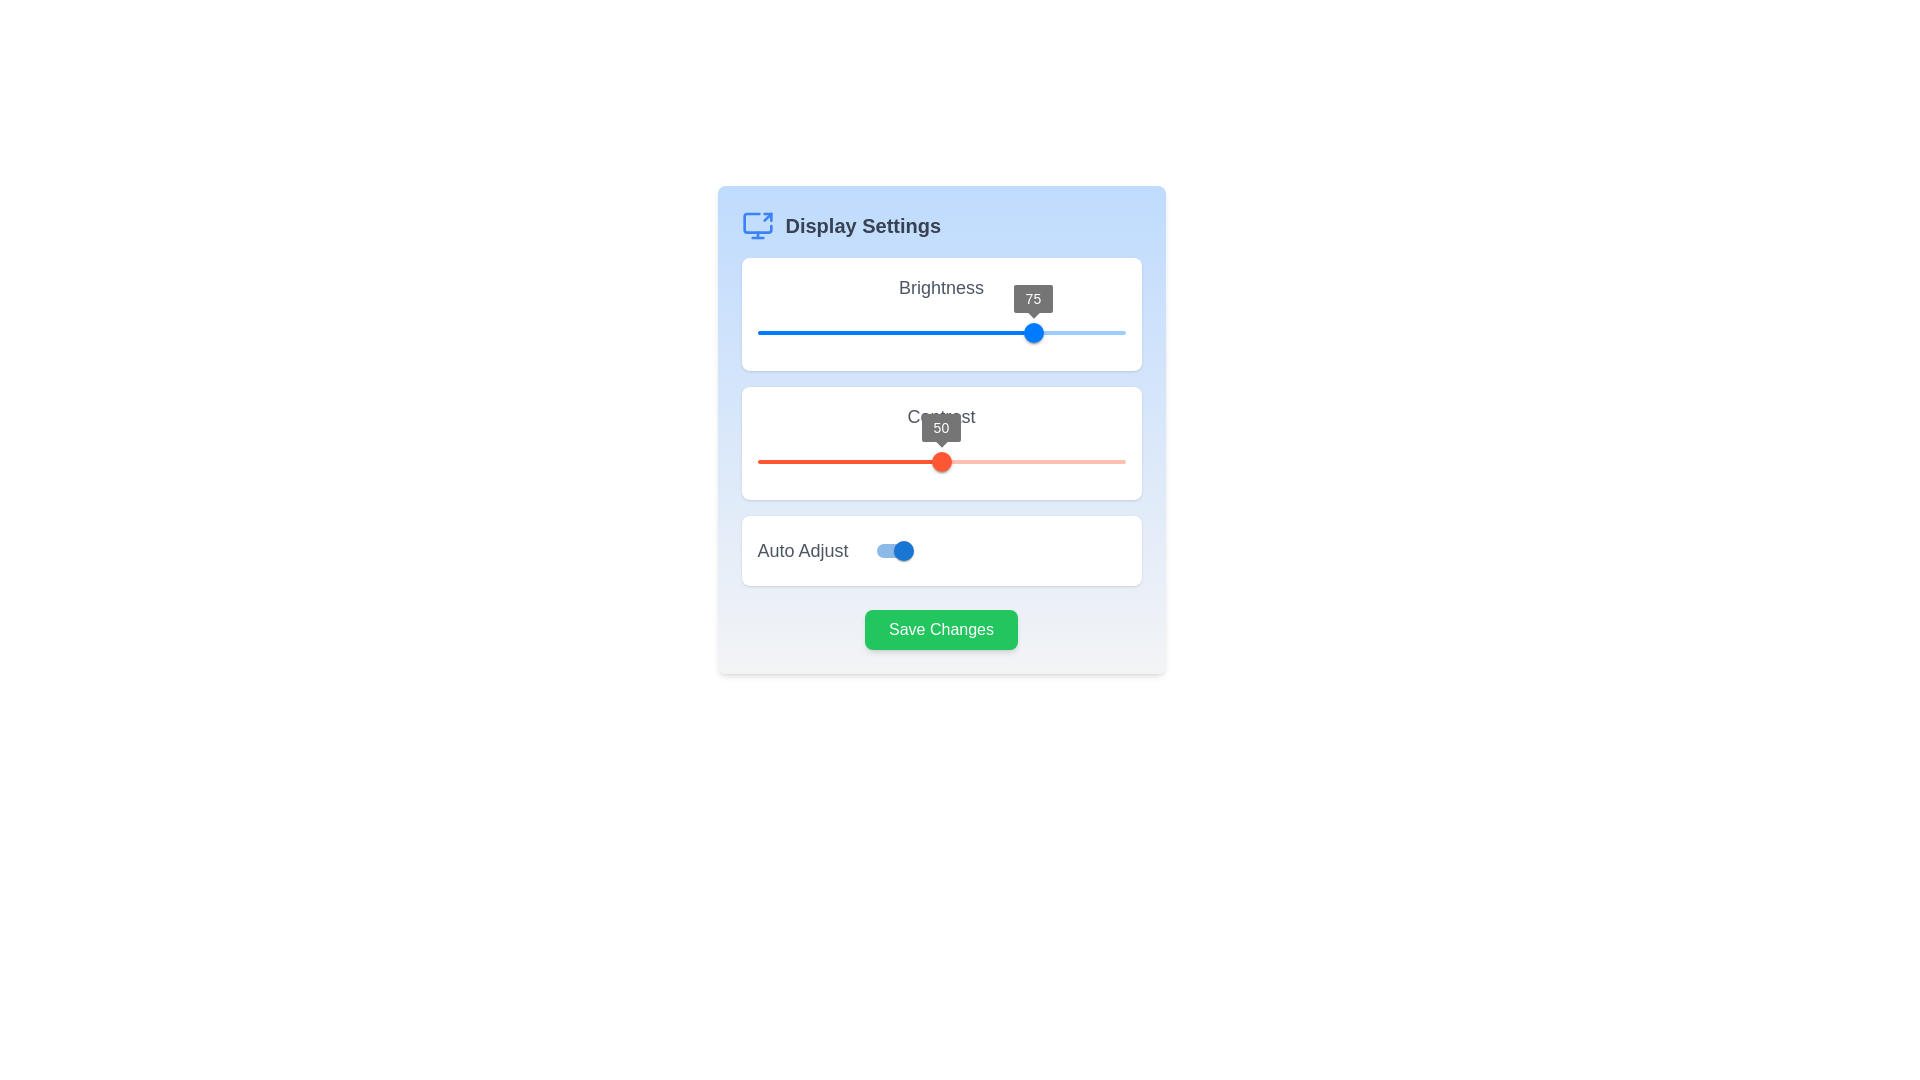  I want to click on the circular blue toggle switch thumb located under the 'Auto Adjust' label in the 'Display Settings' panel, so click(902, 551).